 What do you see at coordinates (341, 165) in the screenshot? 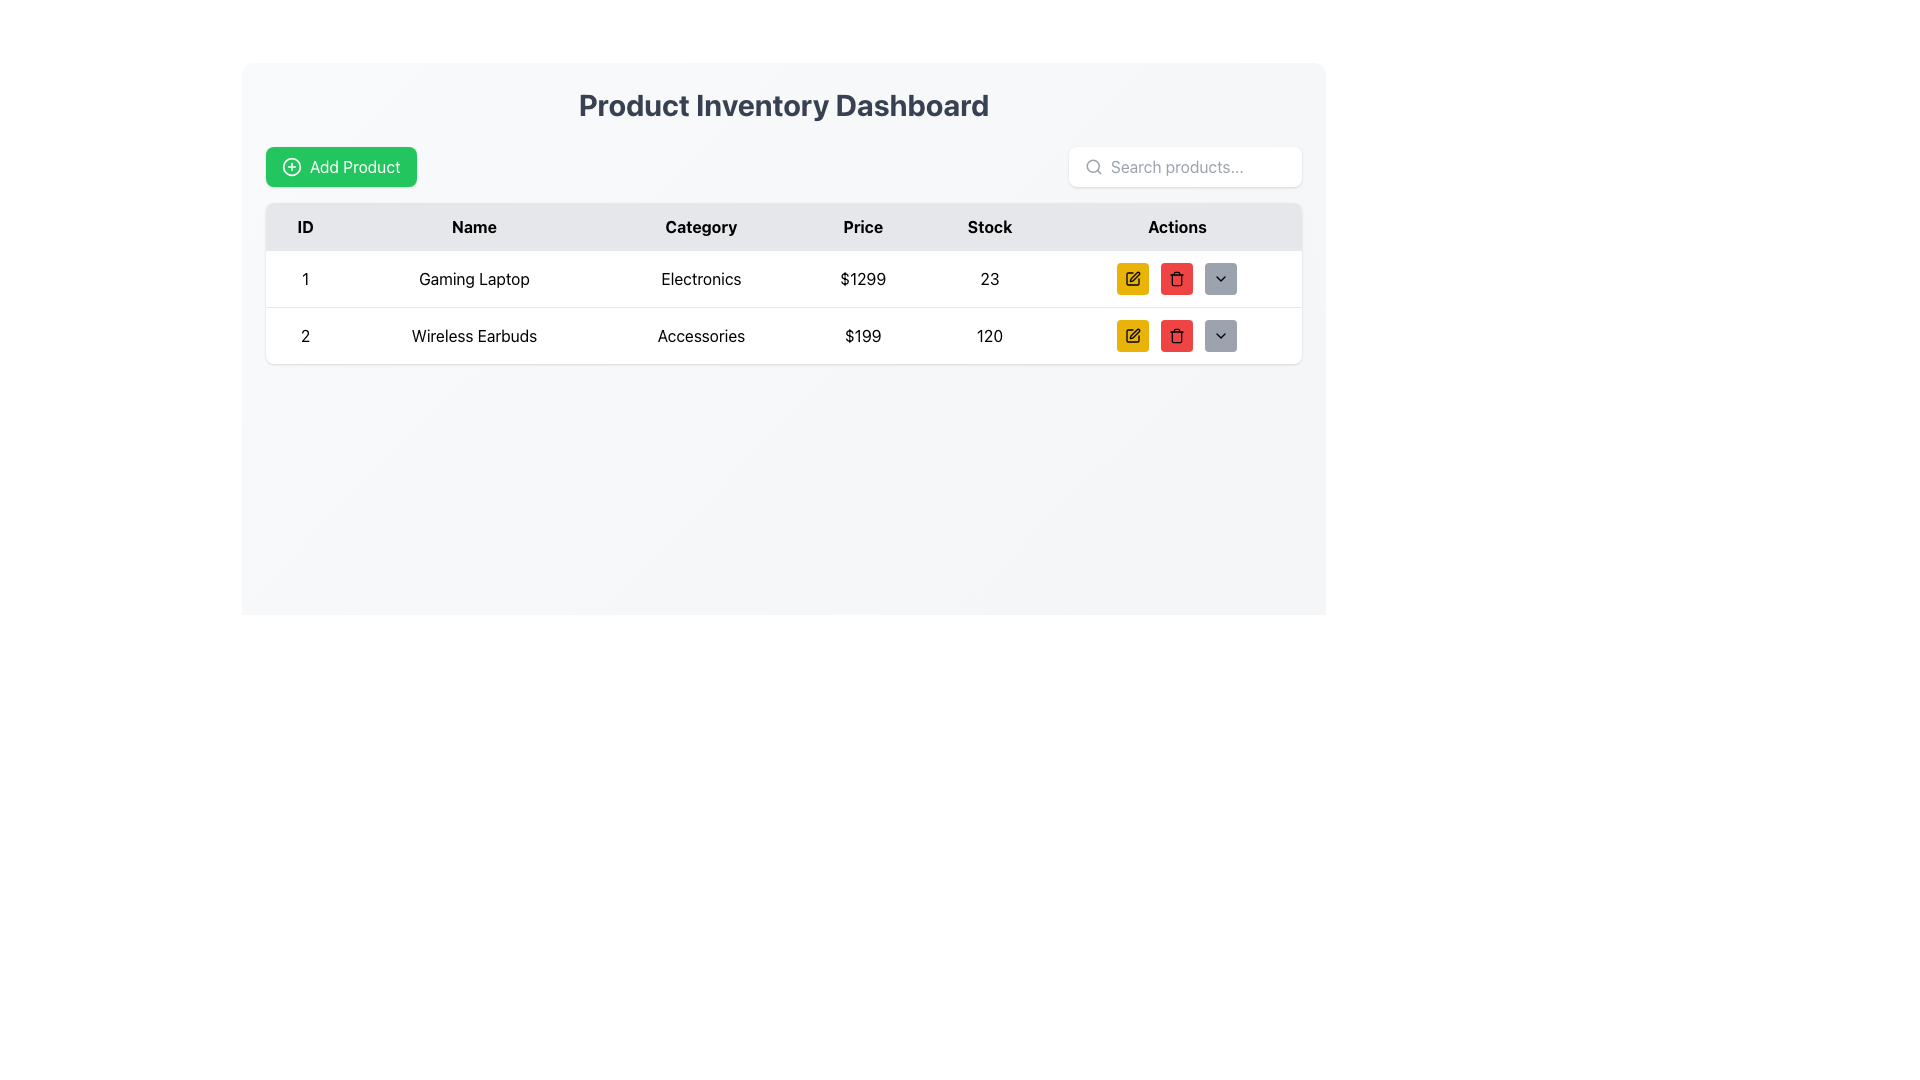
I see `the 'Add Product' button, which is a rectangular button with rounded edges, a green background, and white text` at bounding box center [341, 165].